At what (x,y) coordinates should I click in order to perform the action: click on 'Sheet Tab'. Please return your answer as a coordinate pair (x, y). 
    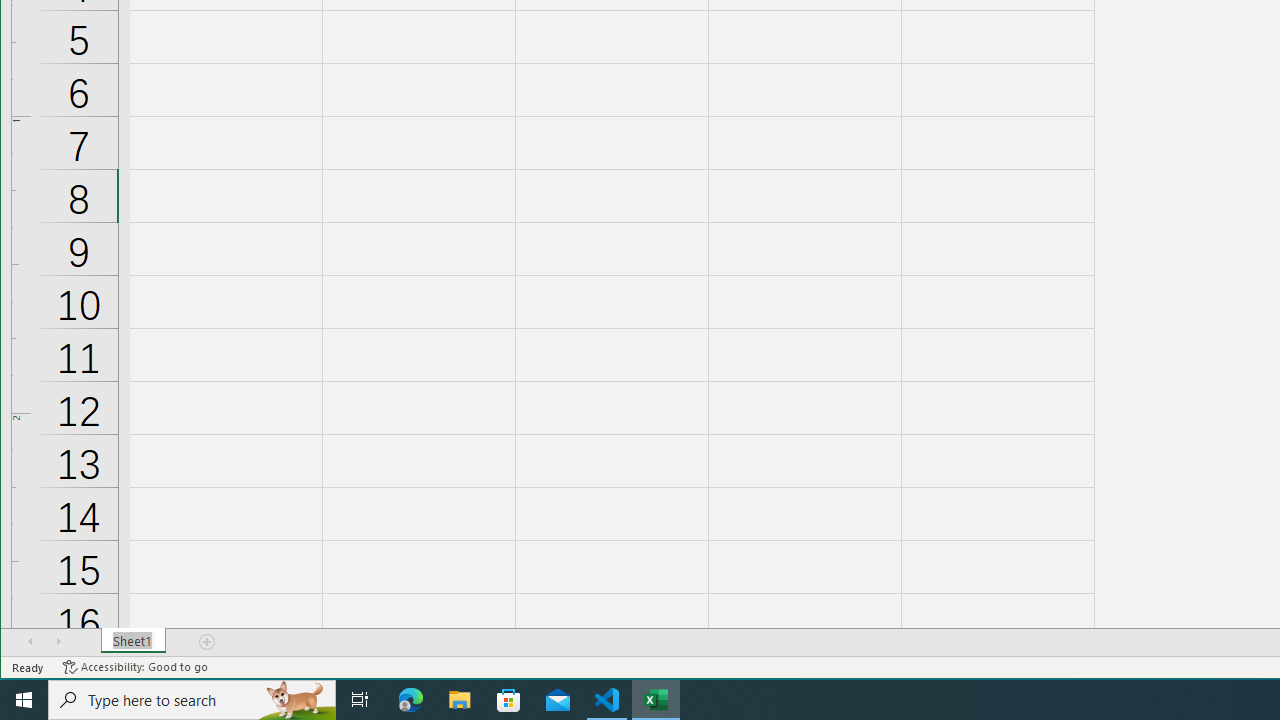
    Looking at the image, I should click on (132, 641).